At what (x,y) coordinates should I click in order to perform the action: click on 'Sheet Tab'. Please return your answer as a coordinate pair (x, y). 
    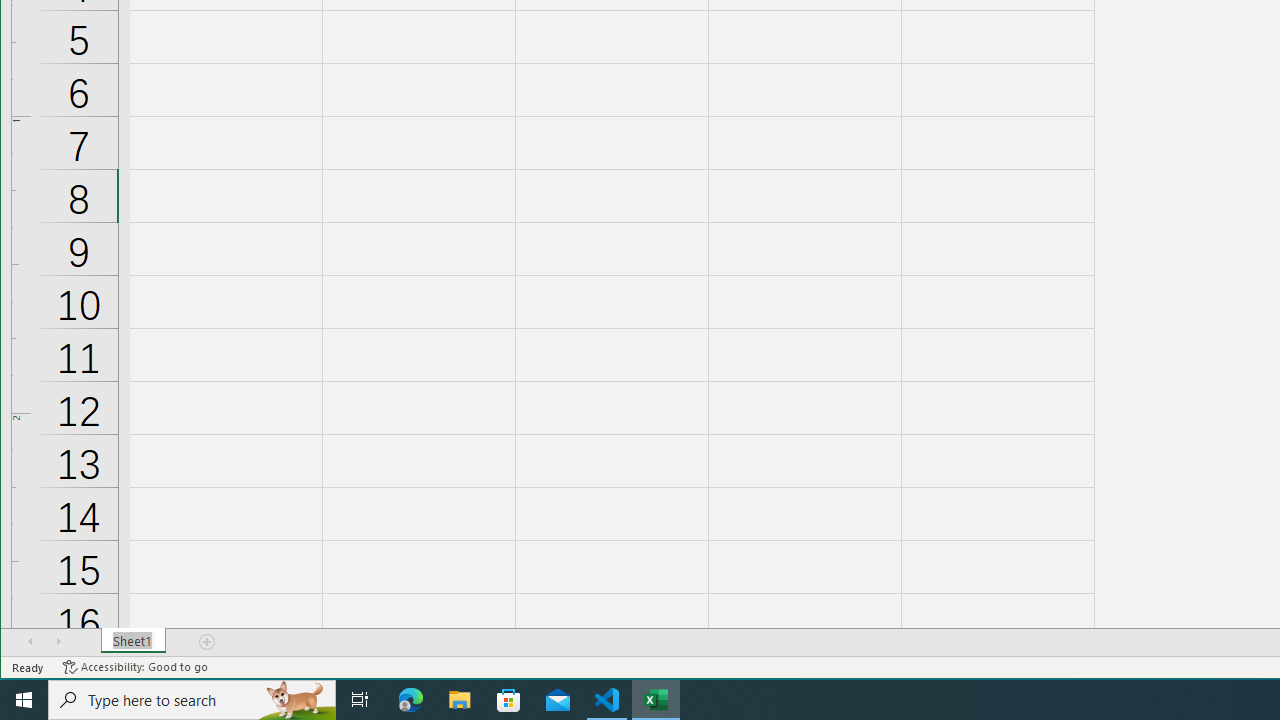
    Looking at the image, I should click on (132, 641).